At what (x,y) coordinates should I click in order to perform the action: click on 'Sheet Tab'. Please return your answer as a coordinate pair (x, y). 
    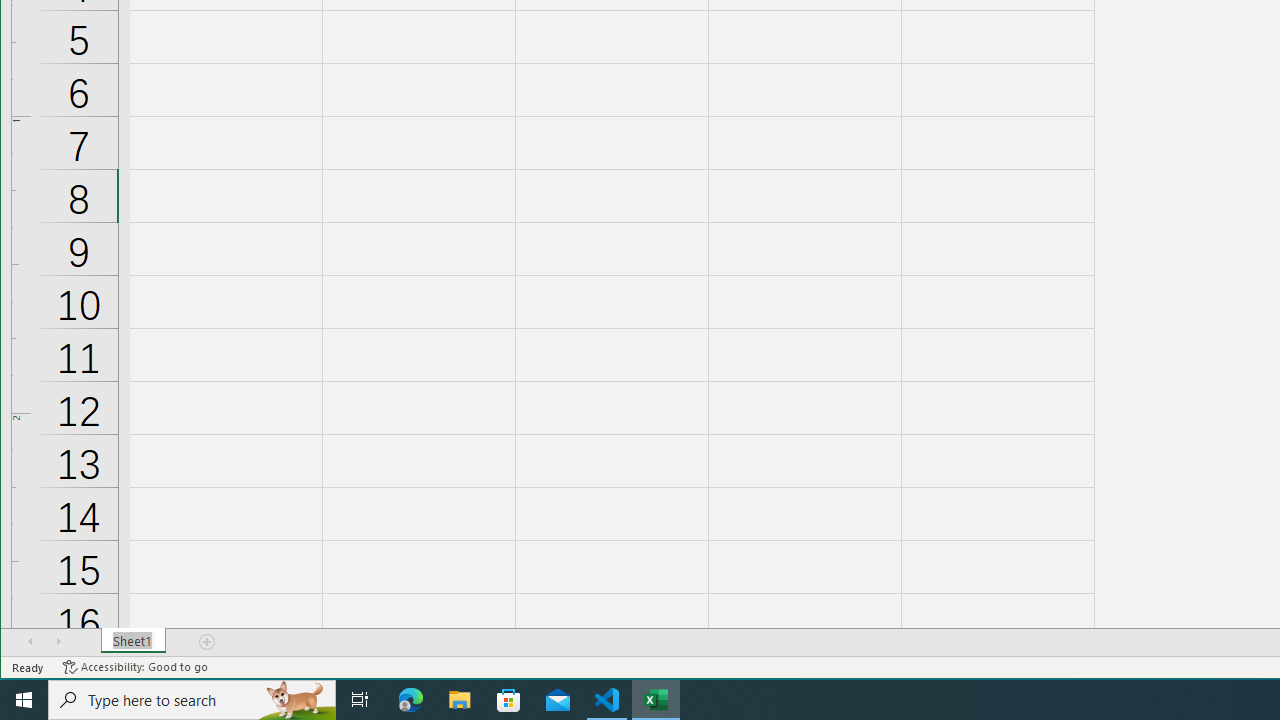
    Looking at the image, I should click on (132, 641).